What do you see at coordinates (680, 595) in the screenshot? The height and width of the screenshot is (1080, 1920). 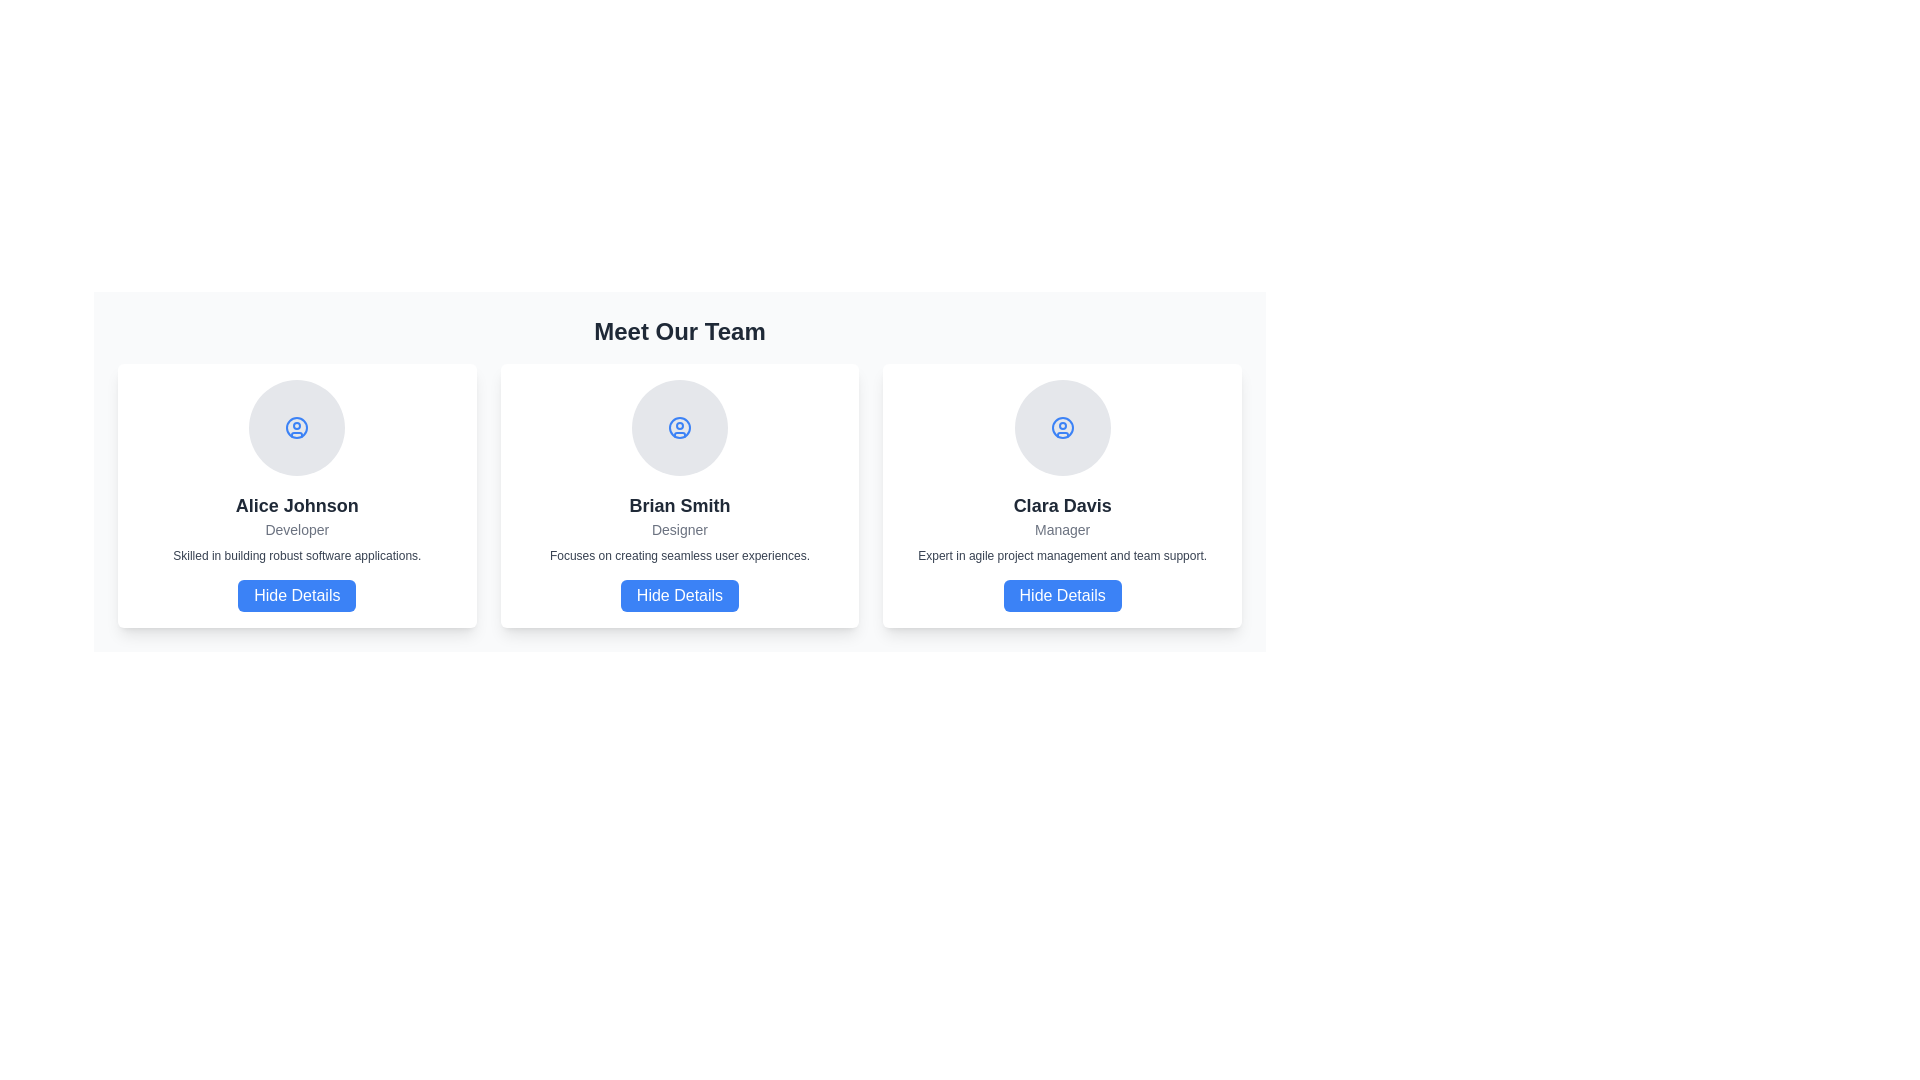 I see `the button located at the lower center of the card displaying information about 'Brian Smith' to hide the details currently displayed` at bounding box center [680, 595].